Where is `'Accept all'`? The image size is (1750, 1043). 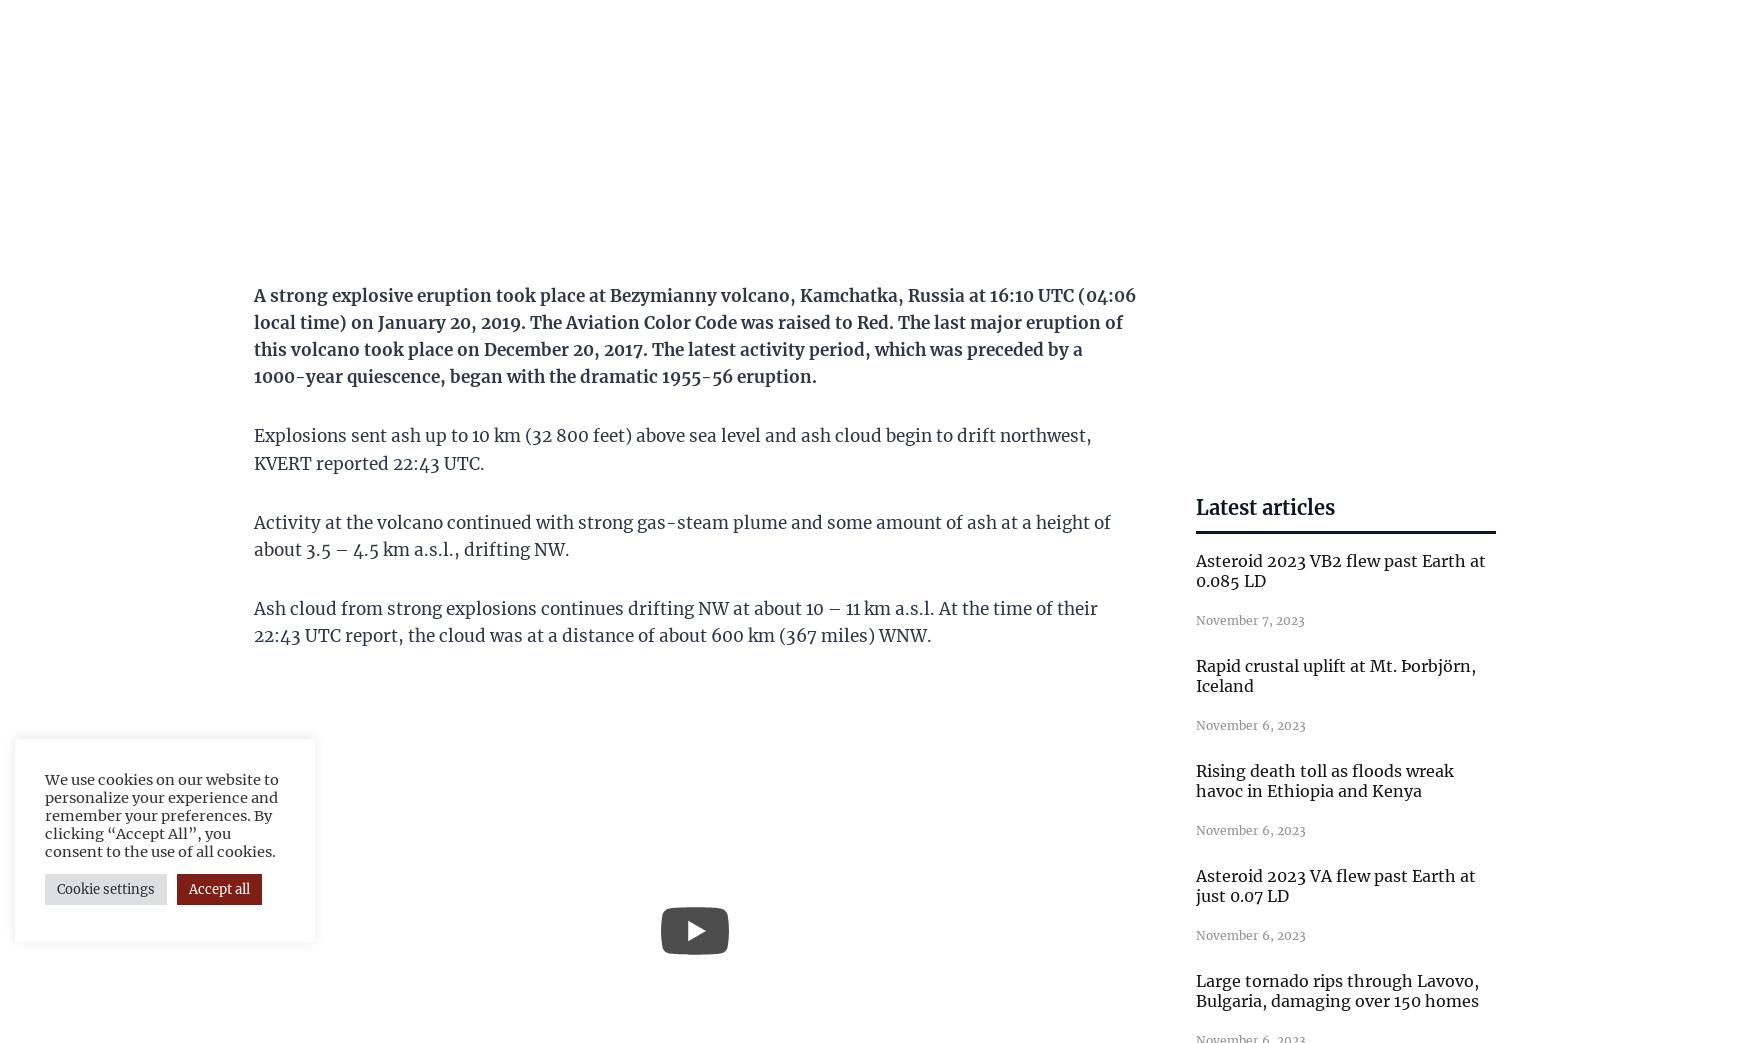
'Accept all' is located at coordinates (219, 889).